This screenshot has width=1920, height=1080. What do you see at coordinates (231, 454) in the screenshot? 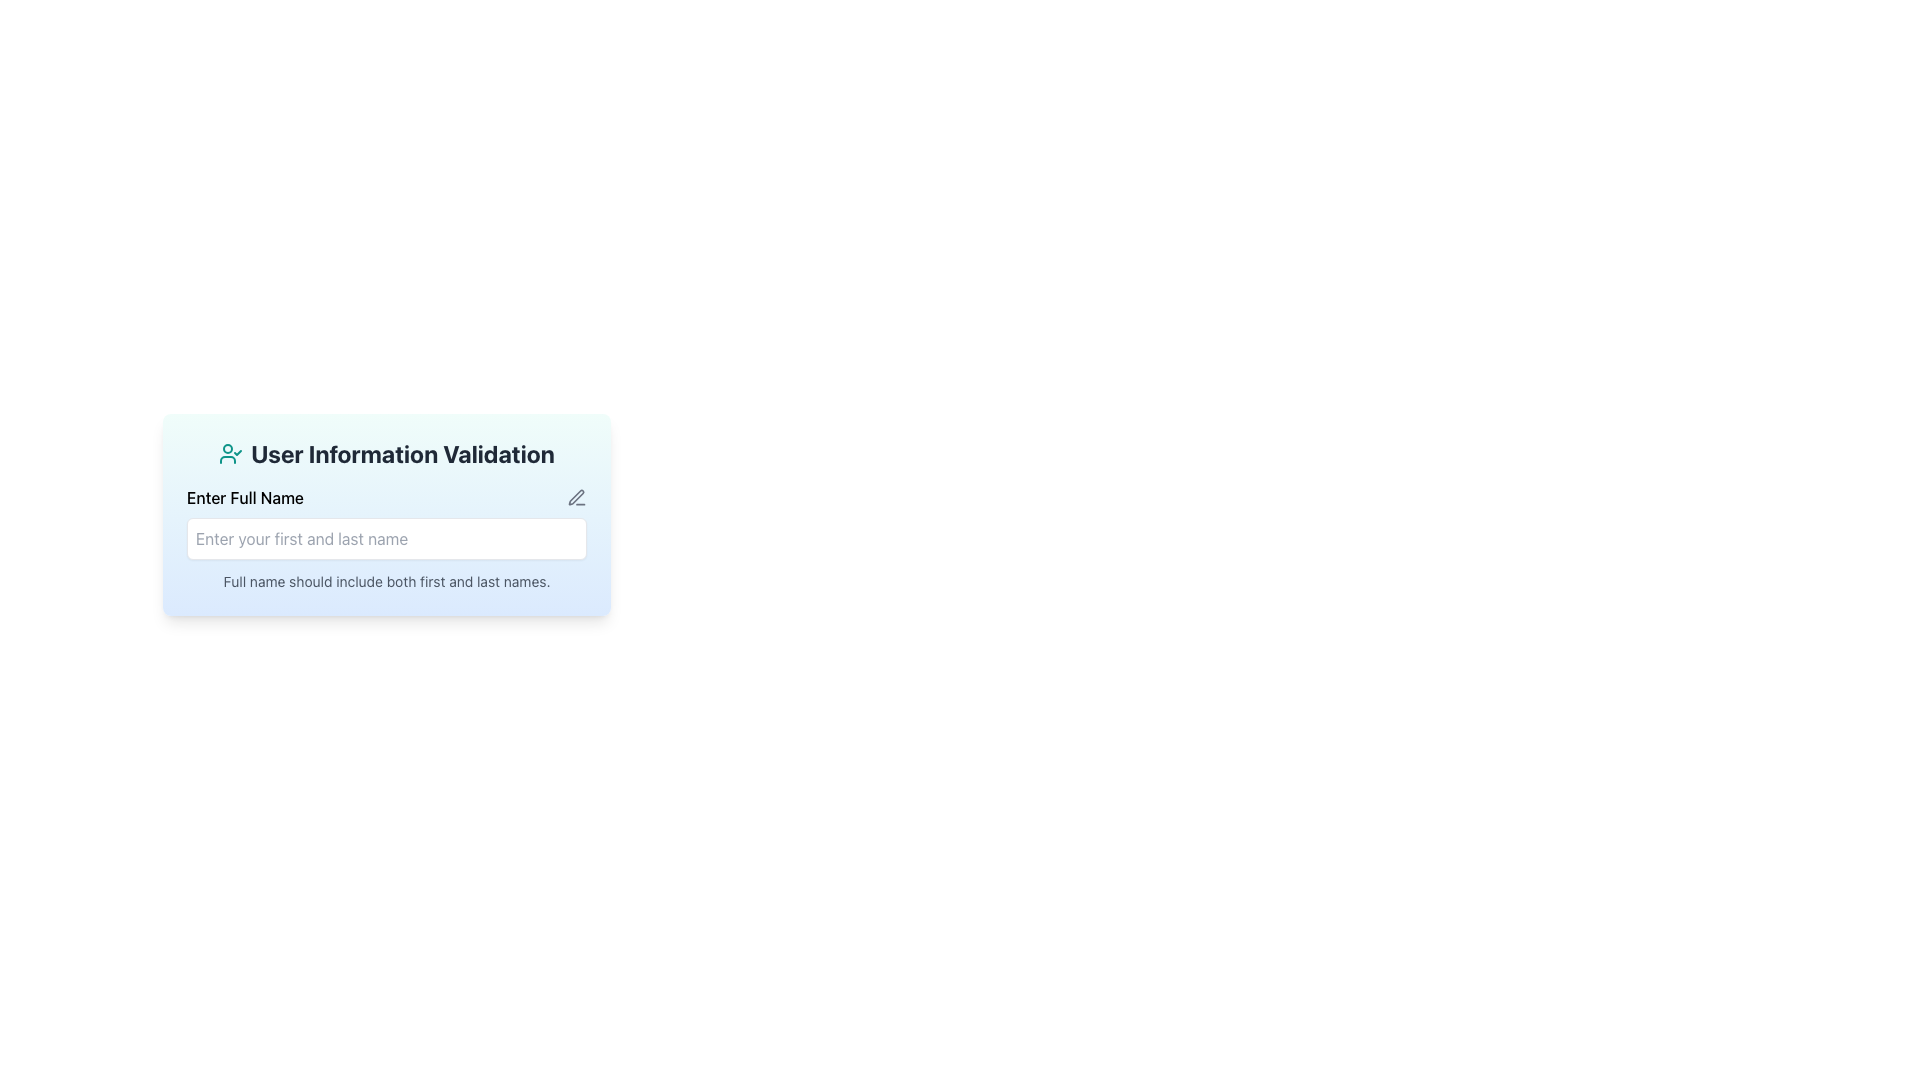
I see `the validation icon located at the top-left of the 'User Information Validation' header, which serves as a visual representation of user validation` at bounding box center [231, 454].